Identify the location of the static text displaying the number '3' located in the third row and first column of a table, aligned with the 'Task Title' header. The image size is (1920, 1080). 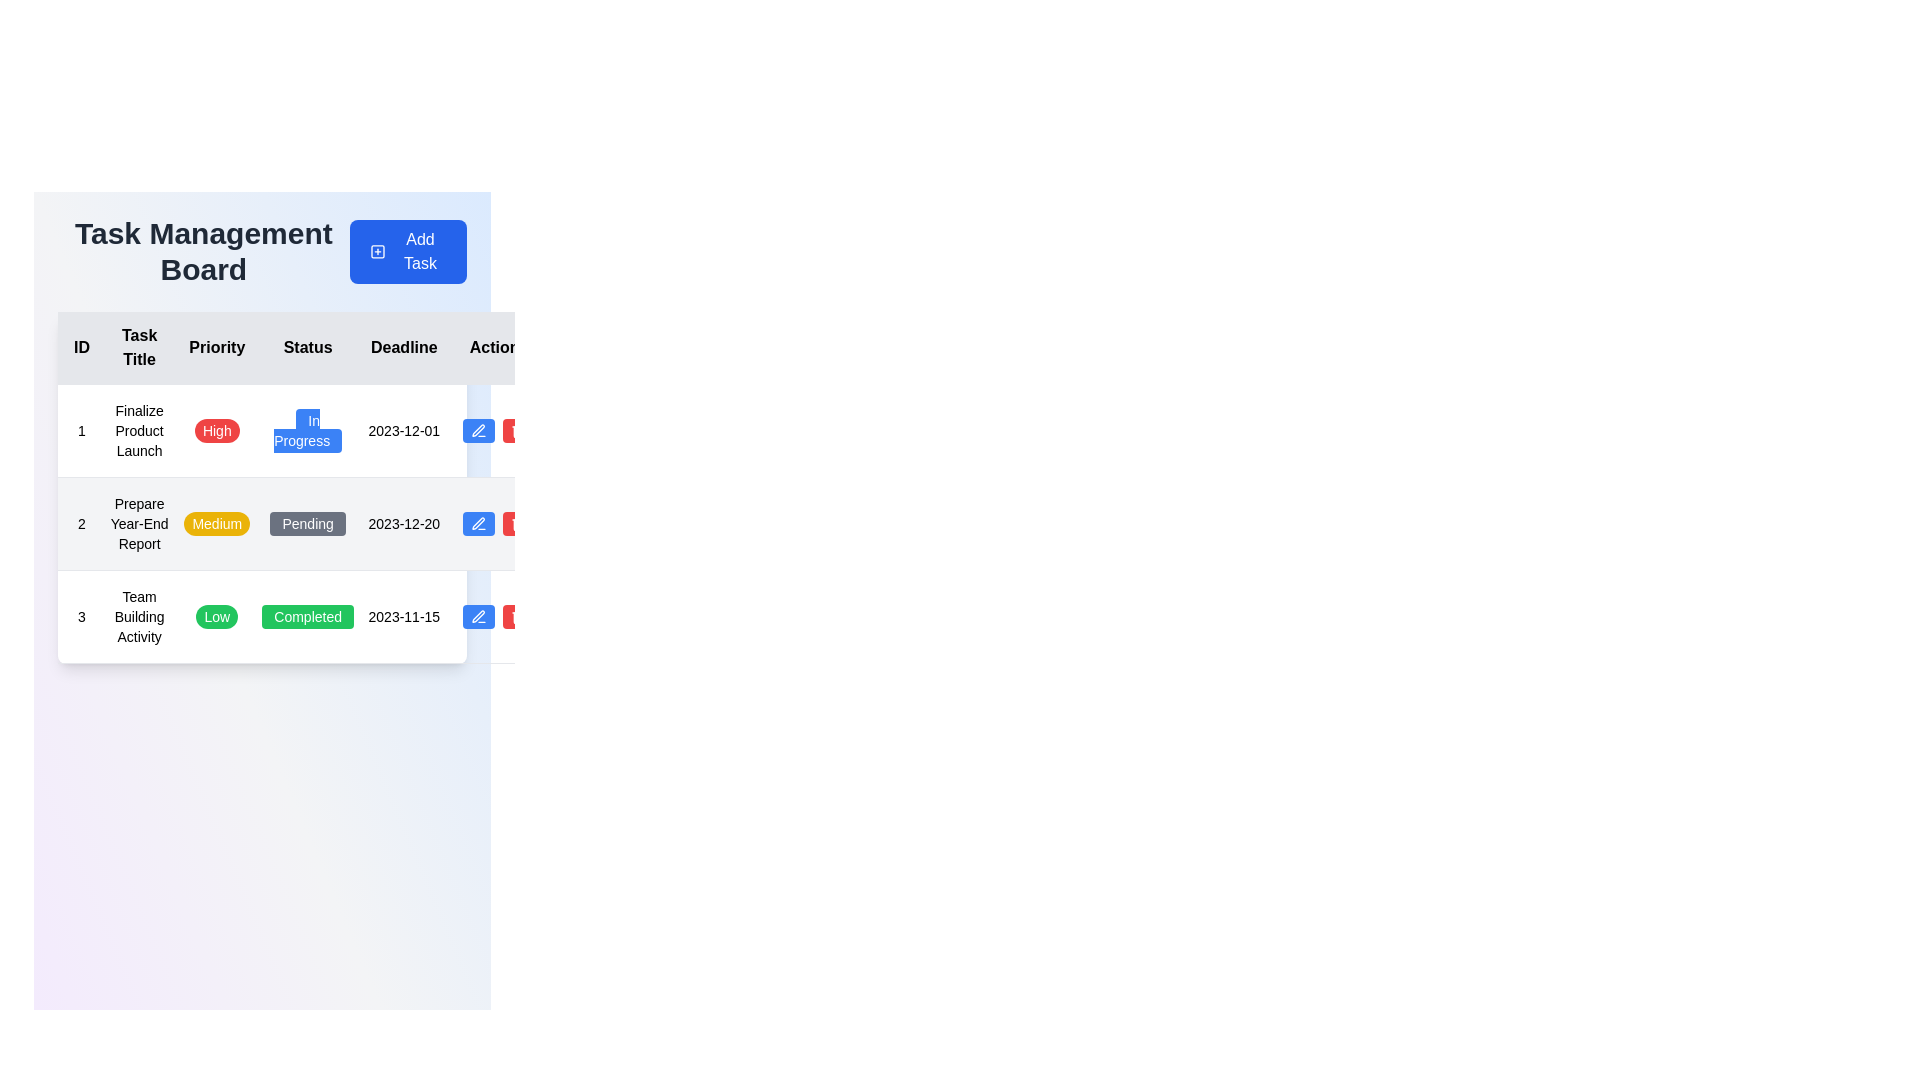
(80, 616).